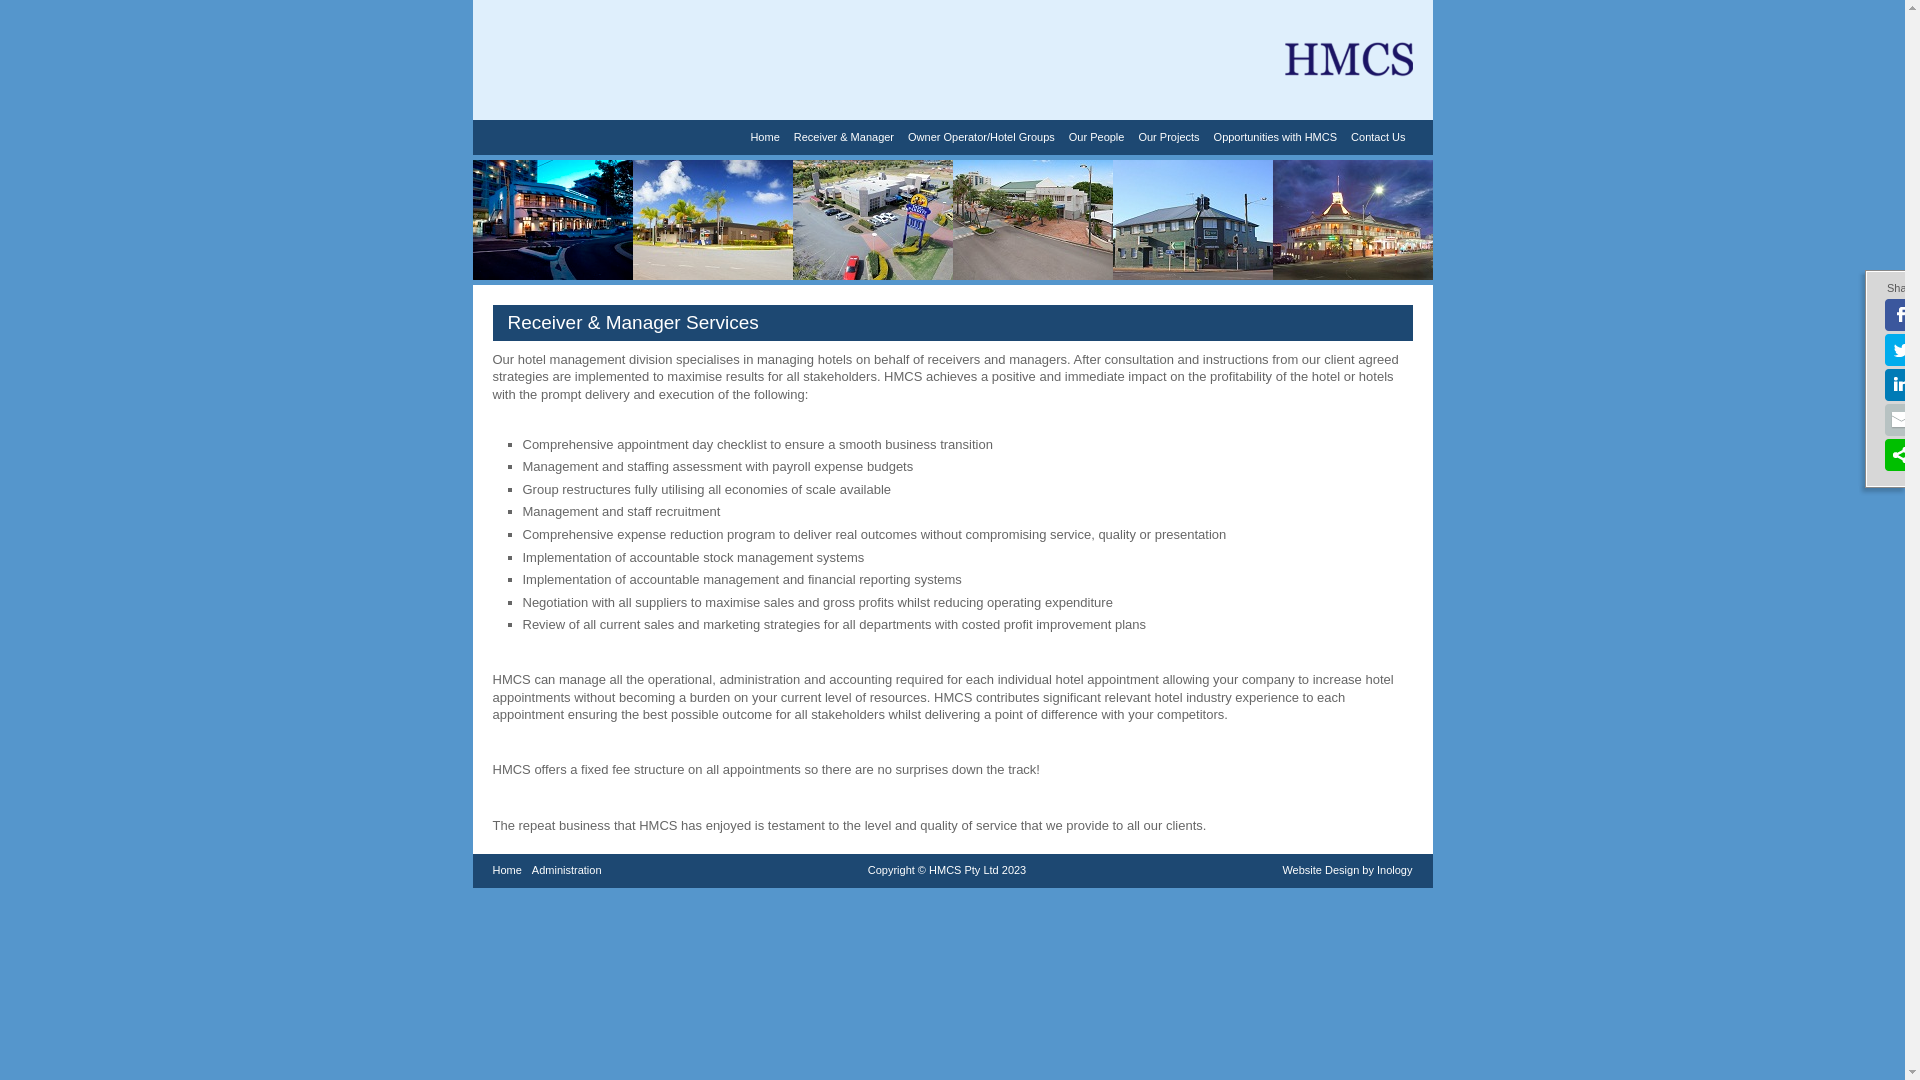 This screenshot has width=1920, height=1080. What do you see at coordinates (1096, 136) in the screenshot?
I see `'Our People'` at bounding box center [1096, 136].